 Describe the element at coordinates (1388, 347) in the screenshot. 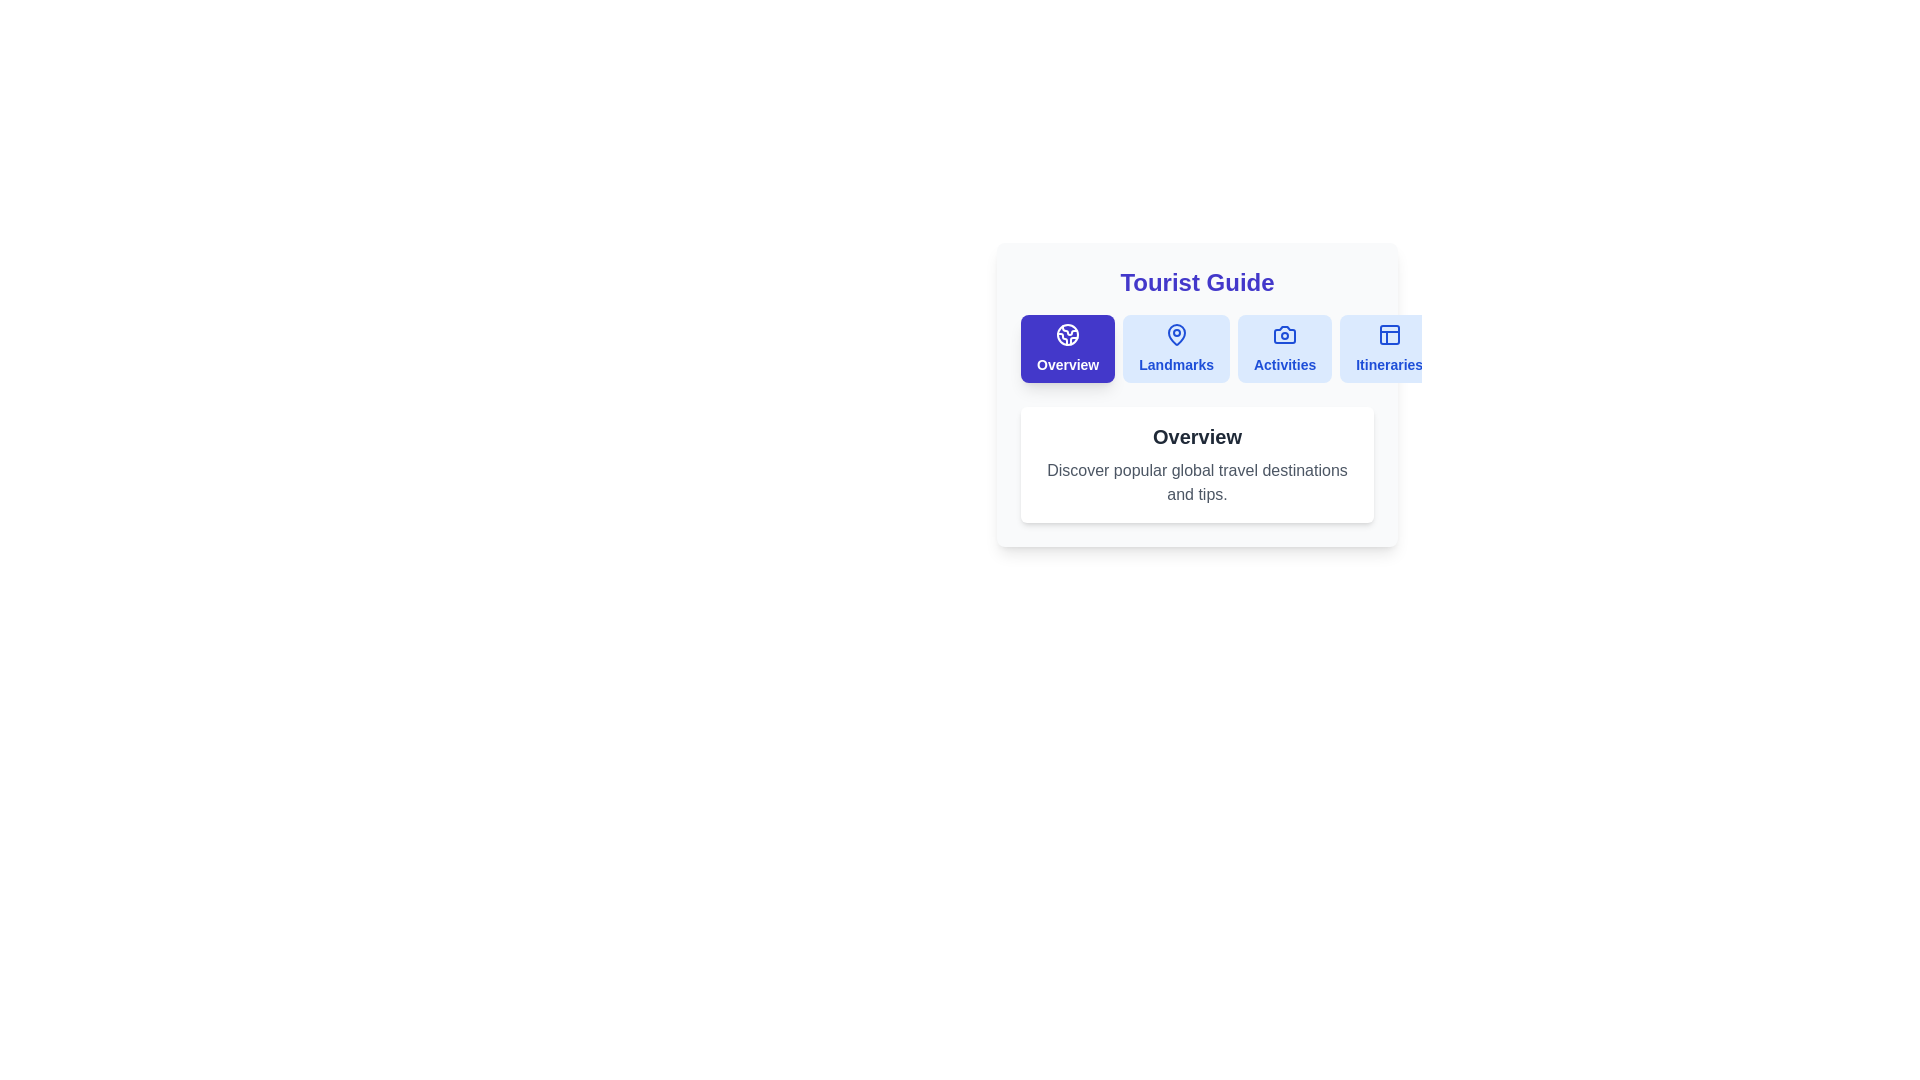

I see `the tab labeled Itineraries to inspect its icon and label` at that location.